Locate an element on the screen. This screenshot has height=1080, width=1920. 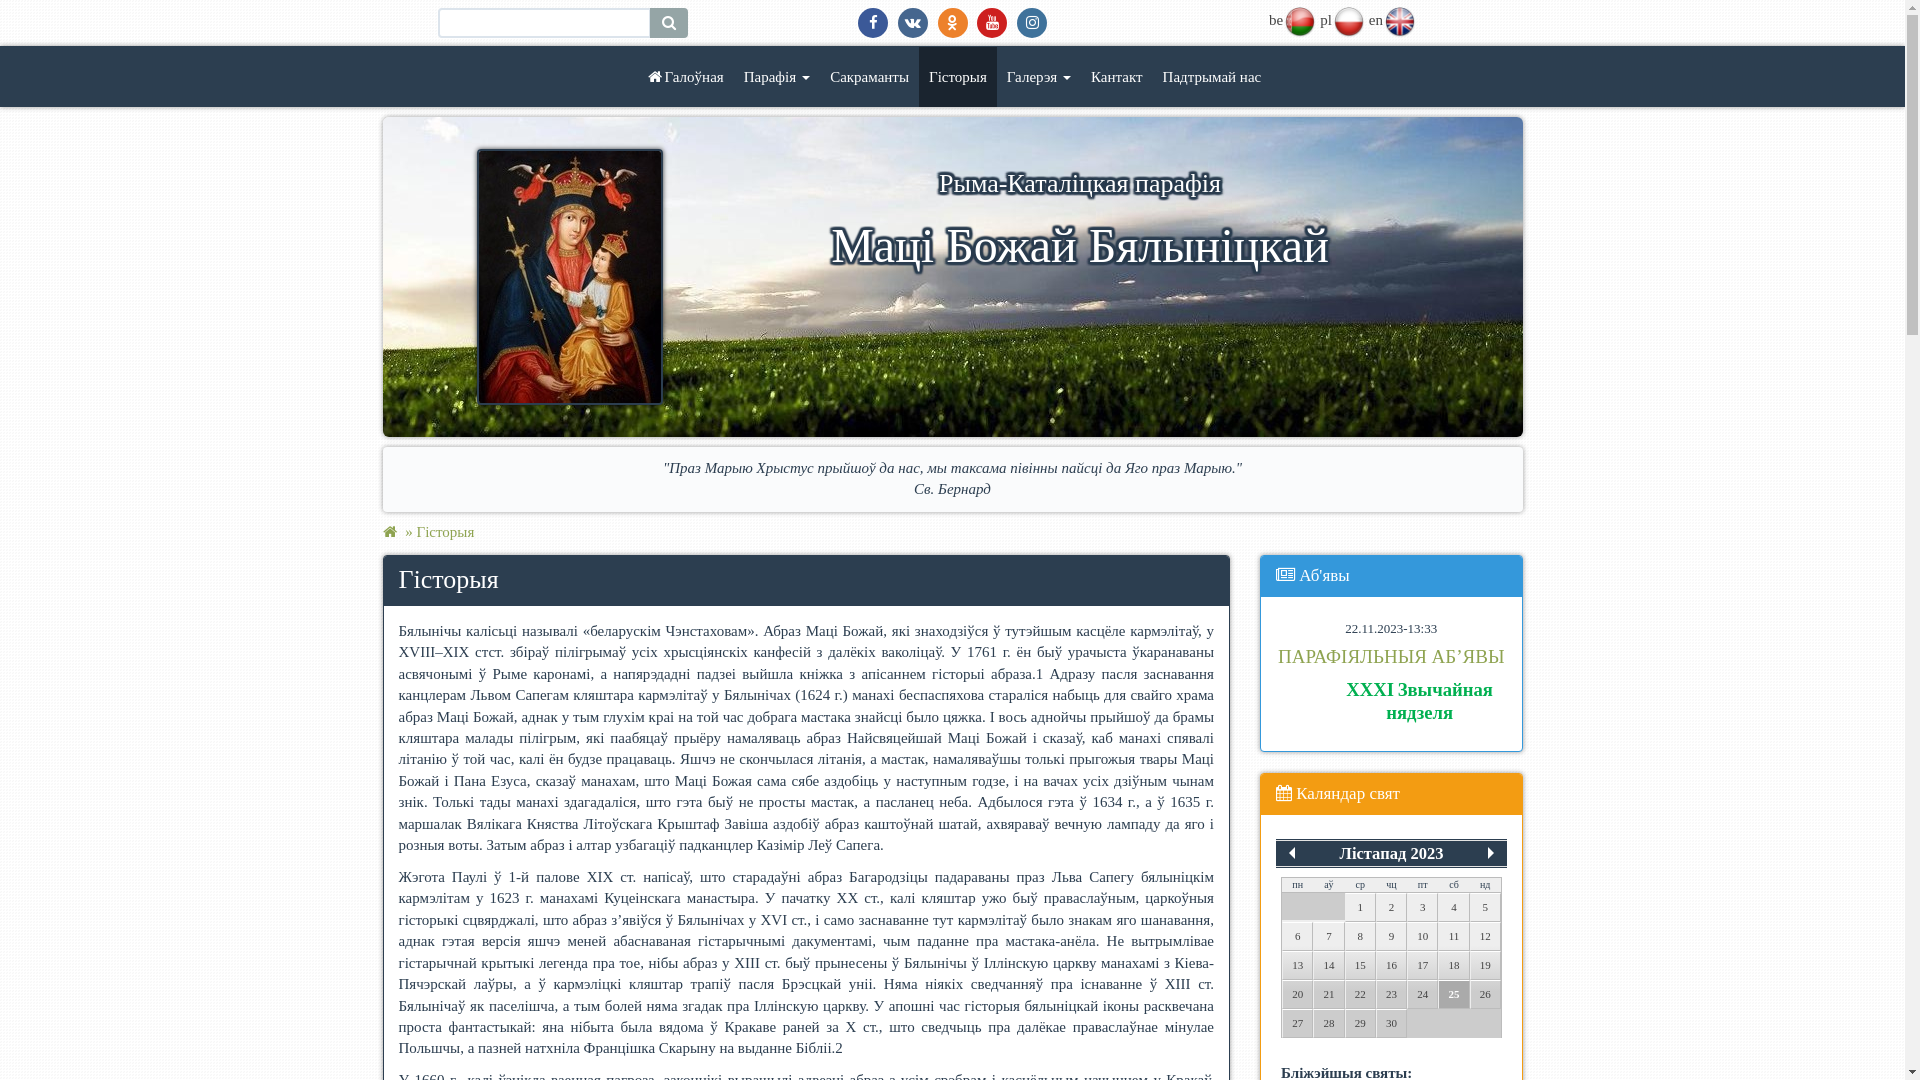
'13' is located at coordinates (1297, 964).